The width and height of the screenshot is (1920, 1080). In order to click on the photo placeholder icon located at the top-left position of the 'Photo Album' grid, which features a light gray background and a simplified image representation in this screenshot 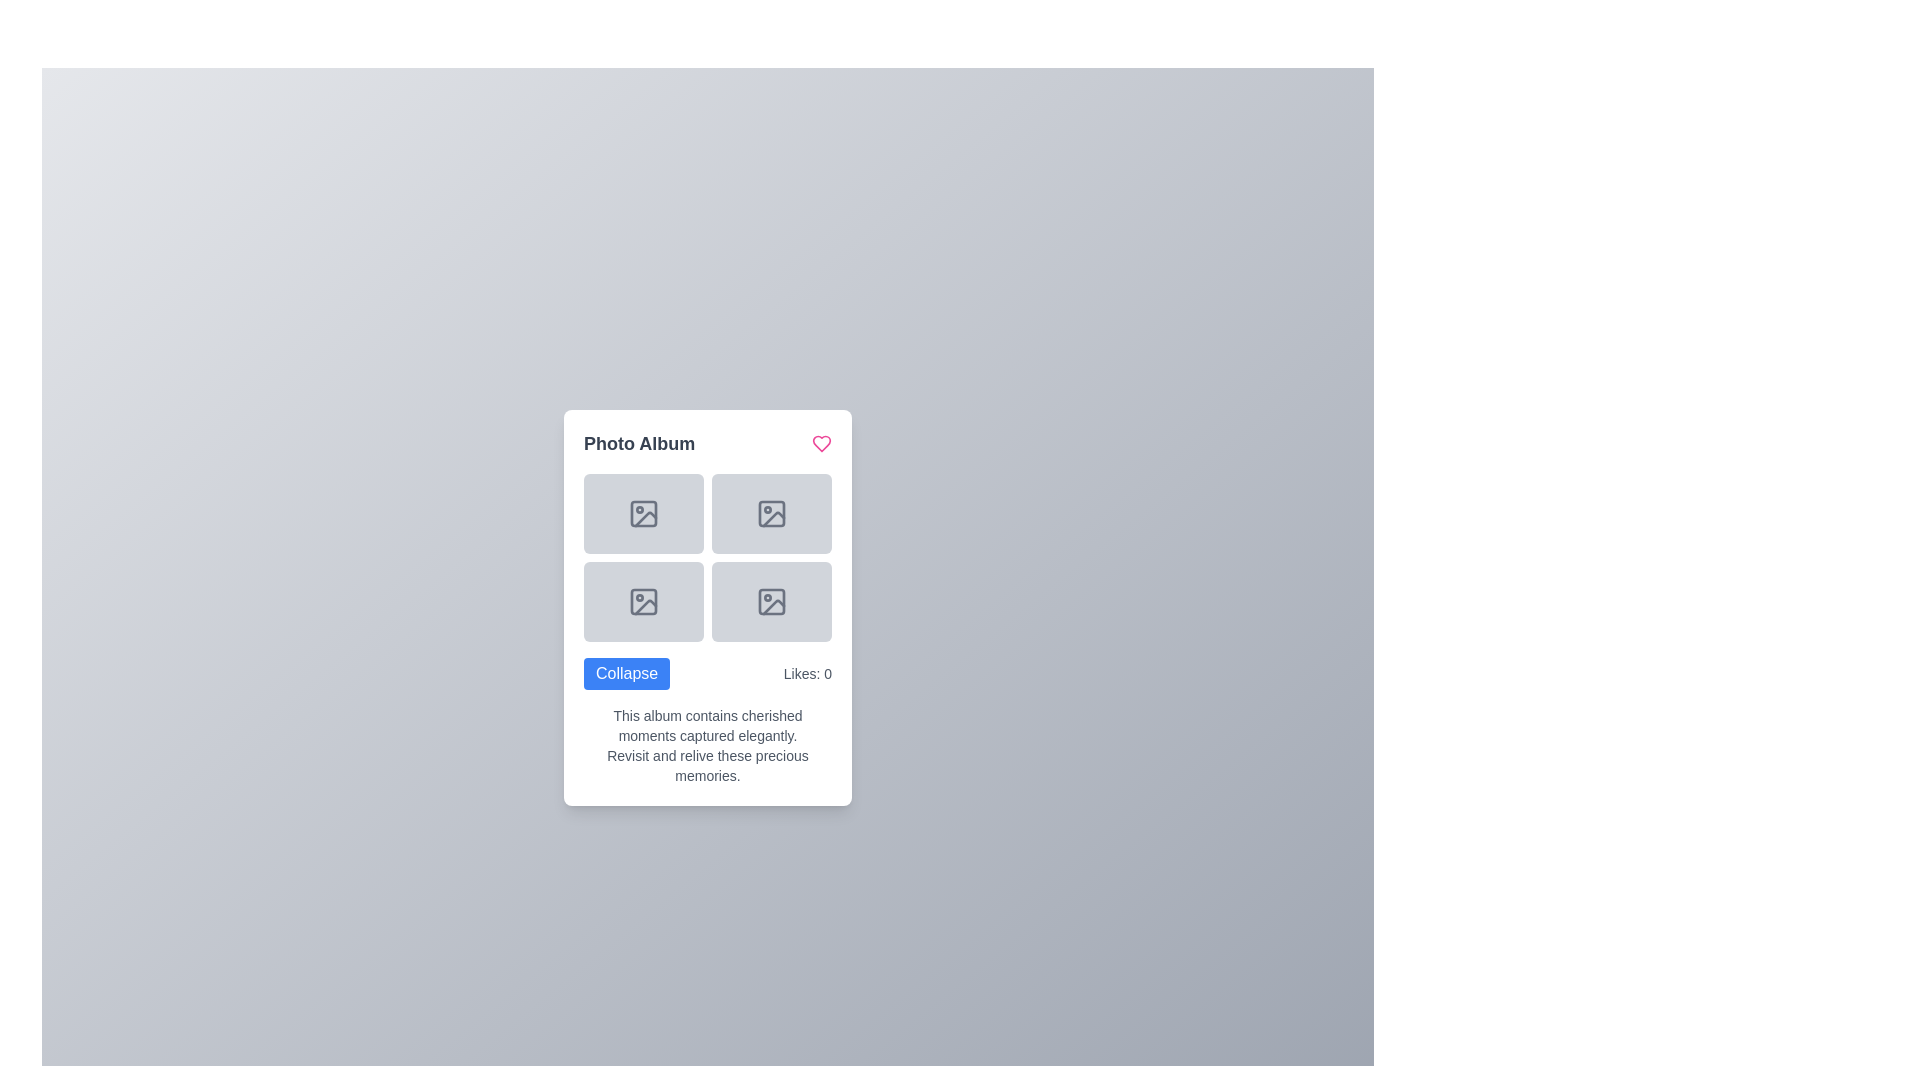, I will do `click(643, 512)`.